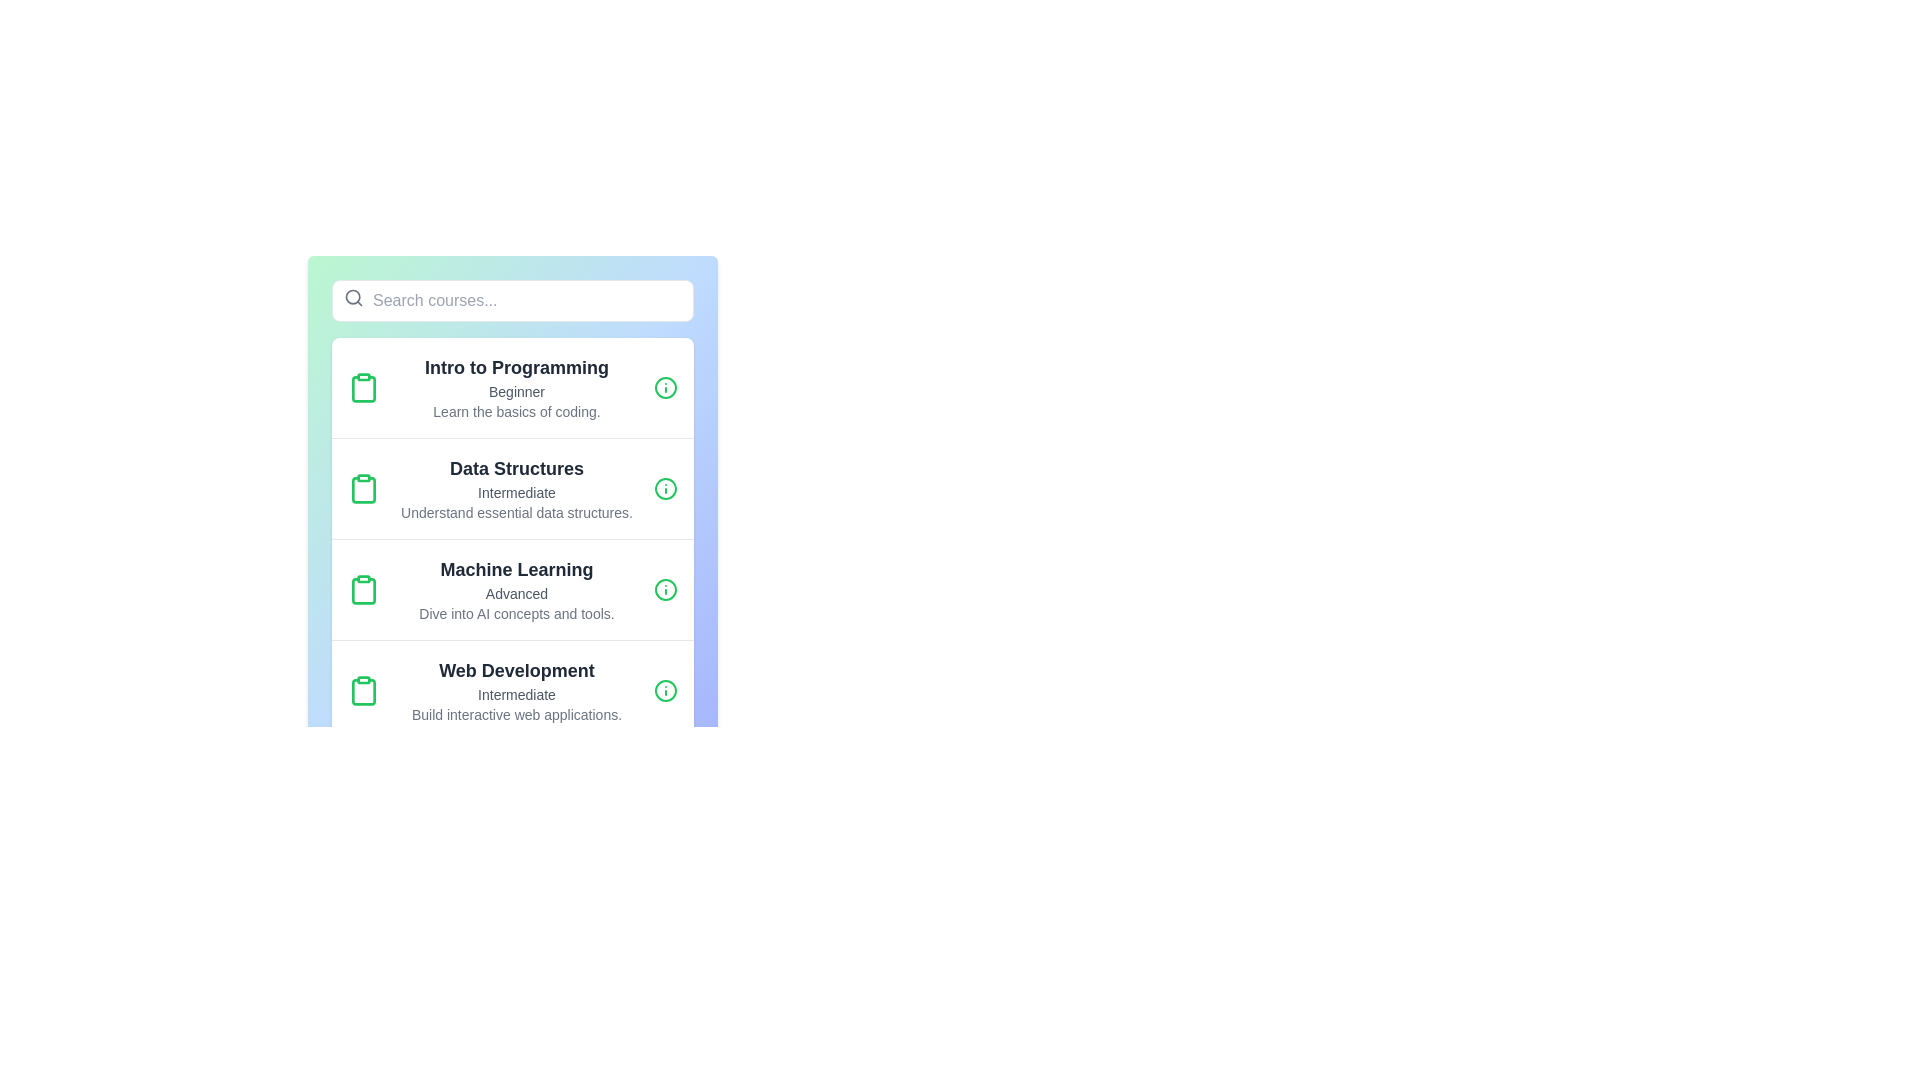 The height and width of the screenshot is (1080, 1920). Describe the element at coordinates (666, 388) in the screenshot. I see `the clickable icon located to the immediate right of the 'Intro to Programming' text` at that location.